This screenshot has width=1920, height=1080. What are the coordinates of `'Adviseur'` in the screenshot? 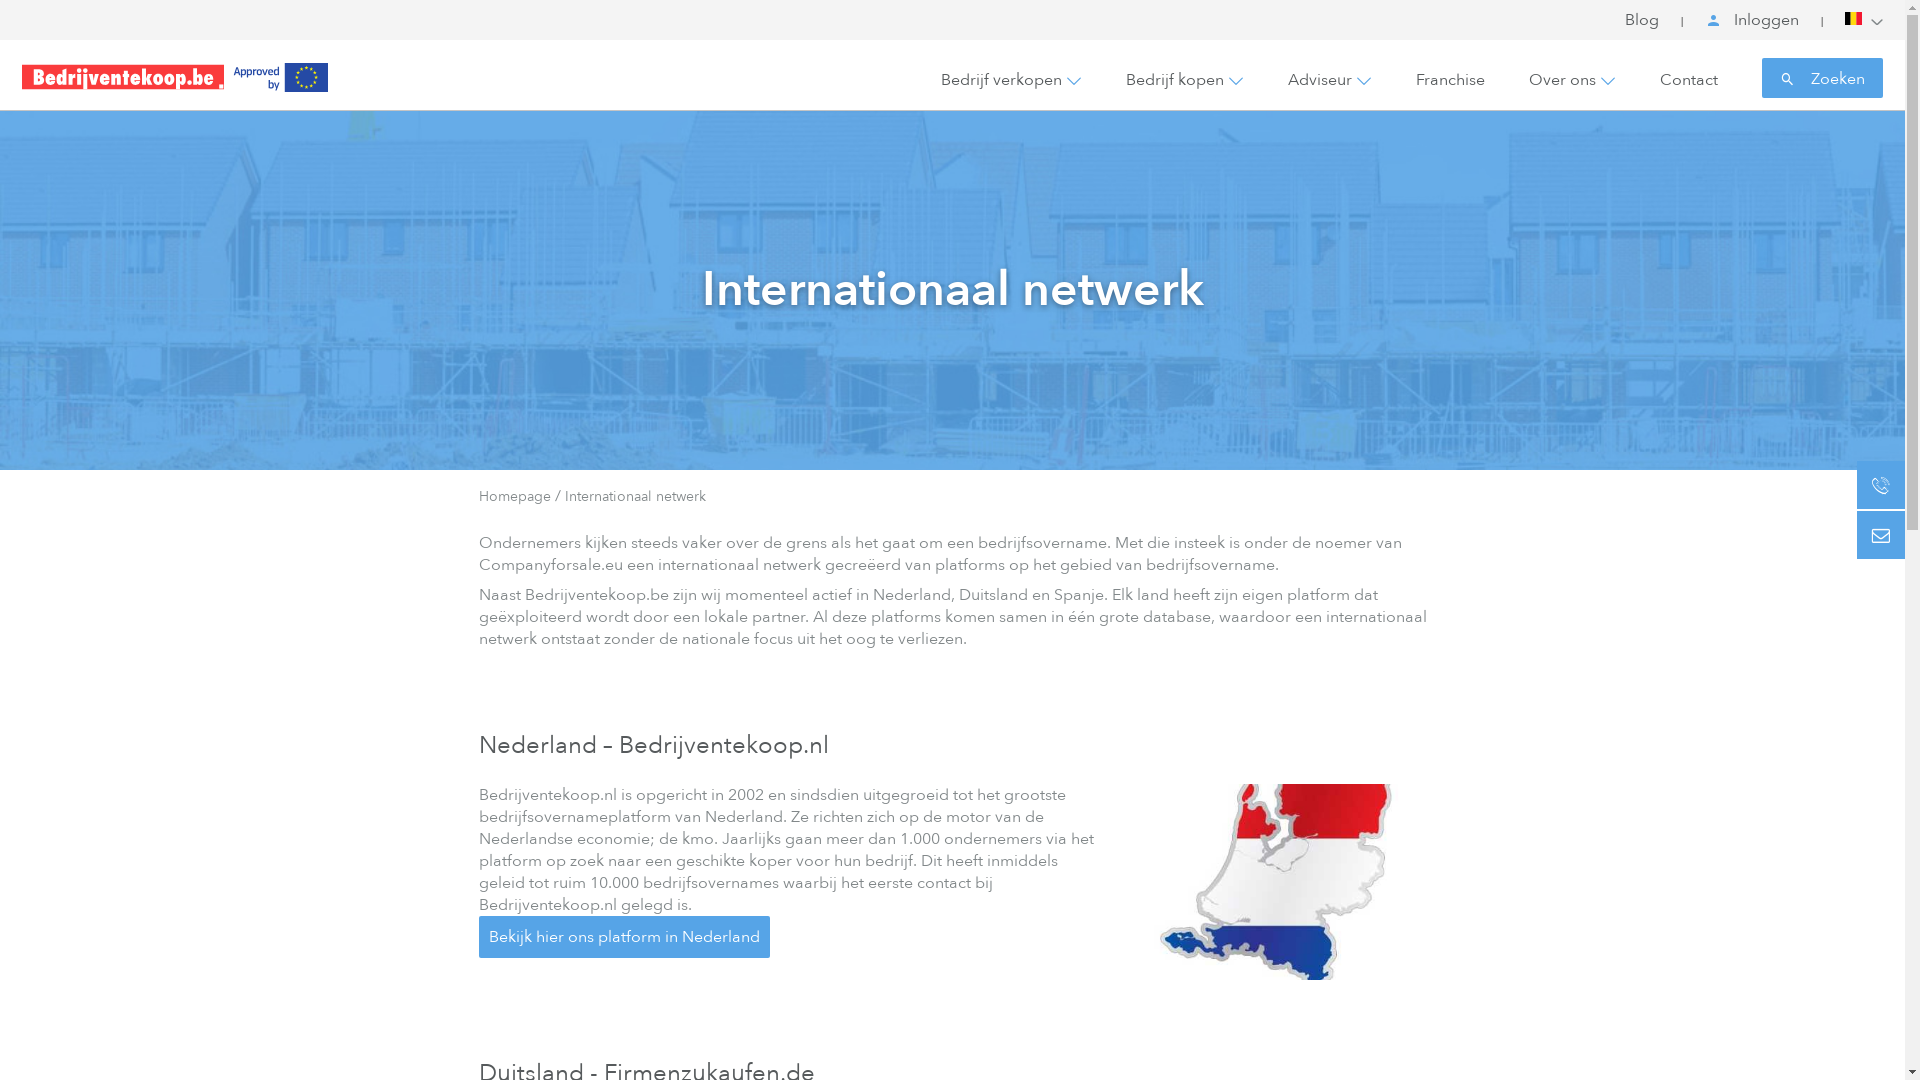 It's located at (1320, 79).